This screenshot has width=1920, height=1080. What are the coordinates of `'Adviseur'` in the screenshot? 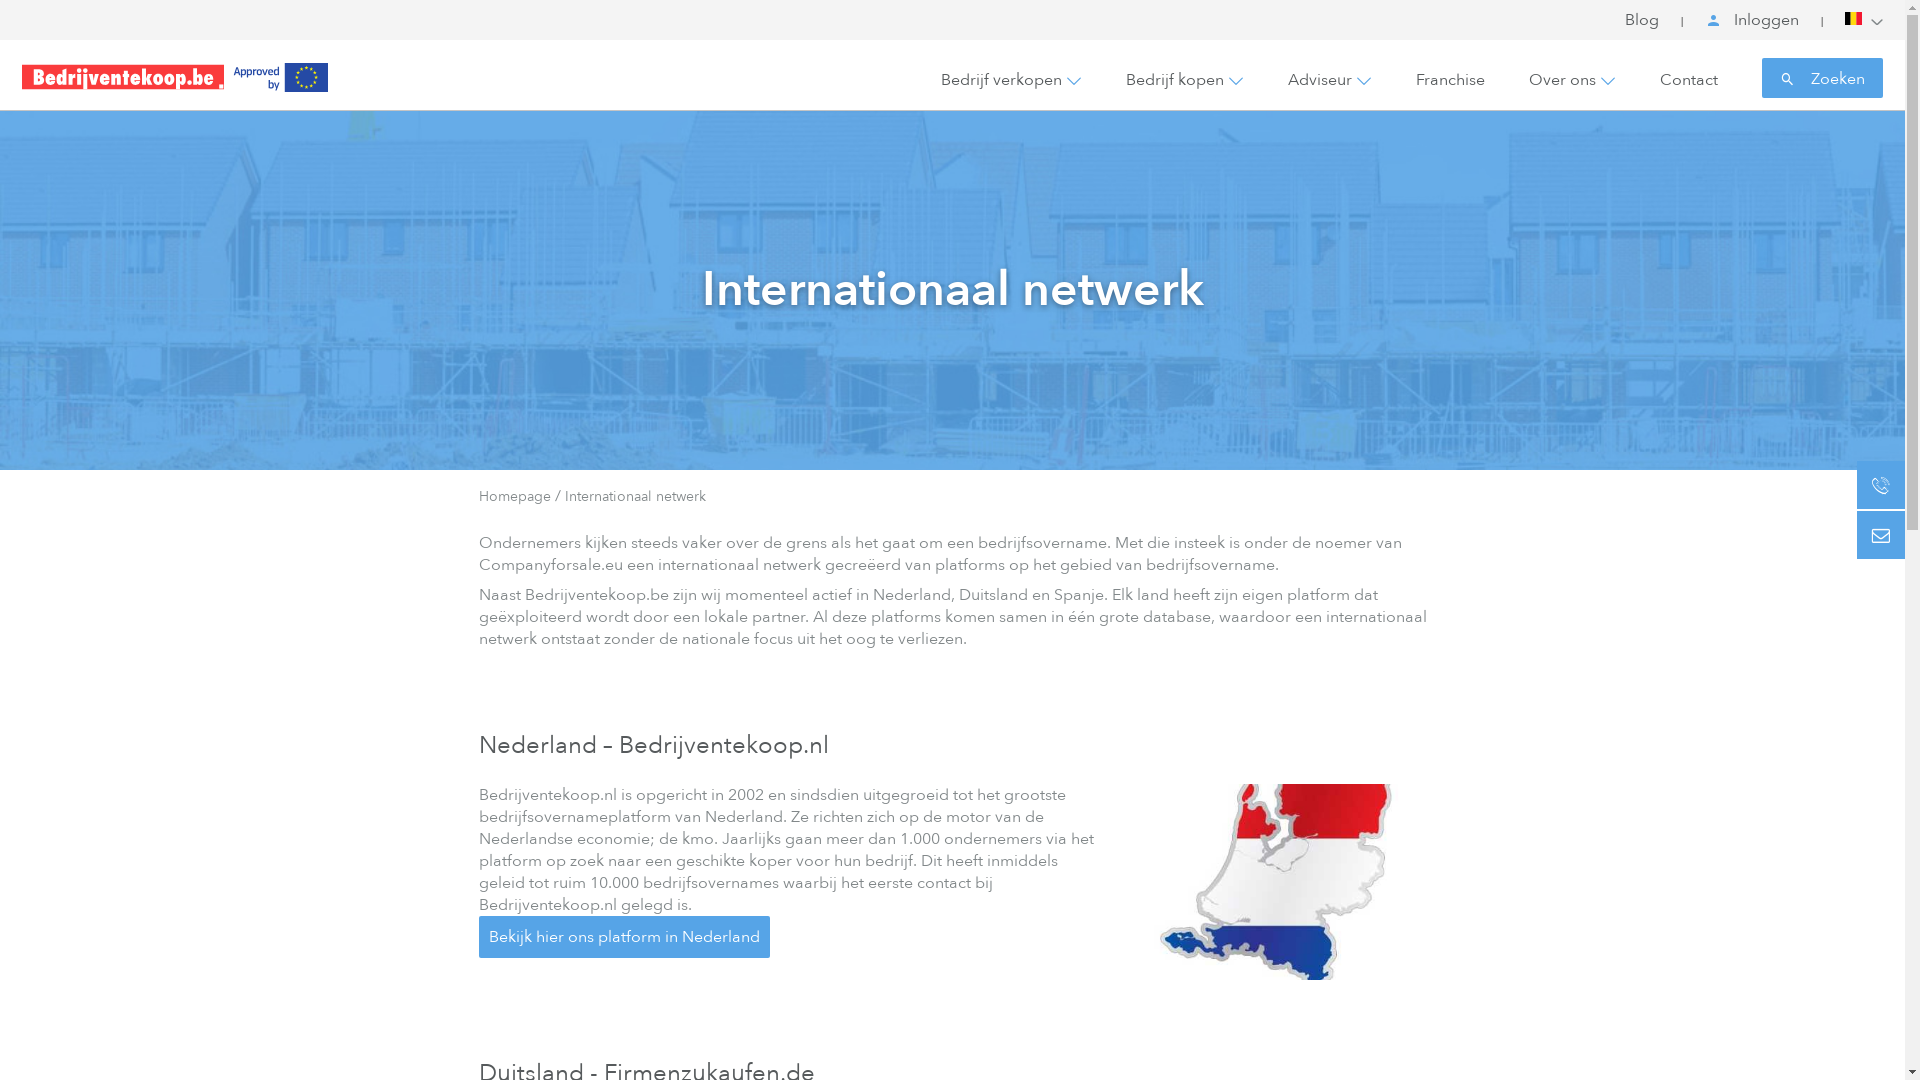 It's located at (1320, 79).